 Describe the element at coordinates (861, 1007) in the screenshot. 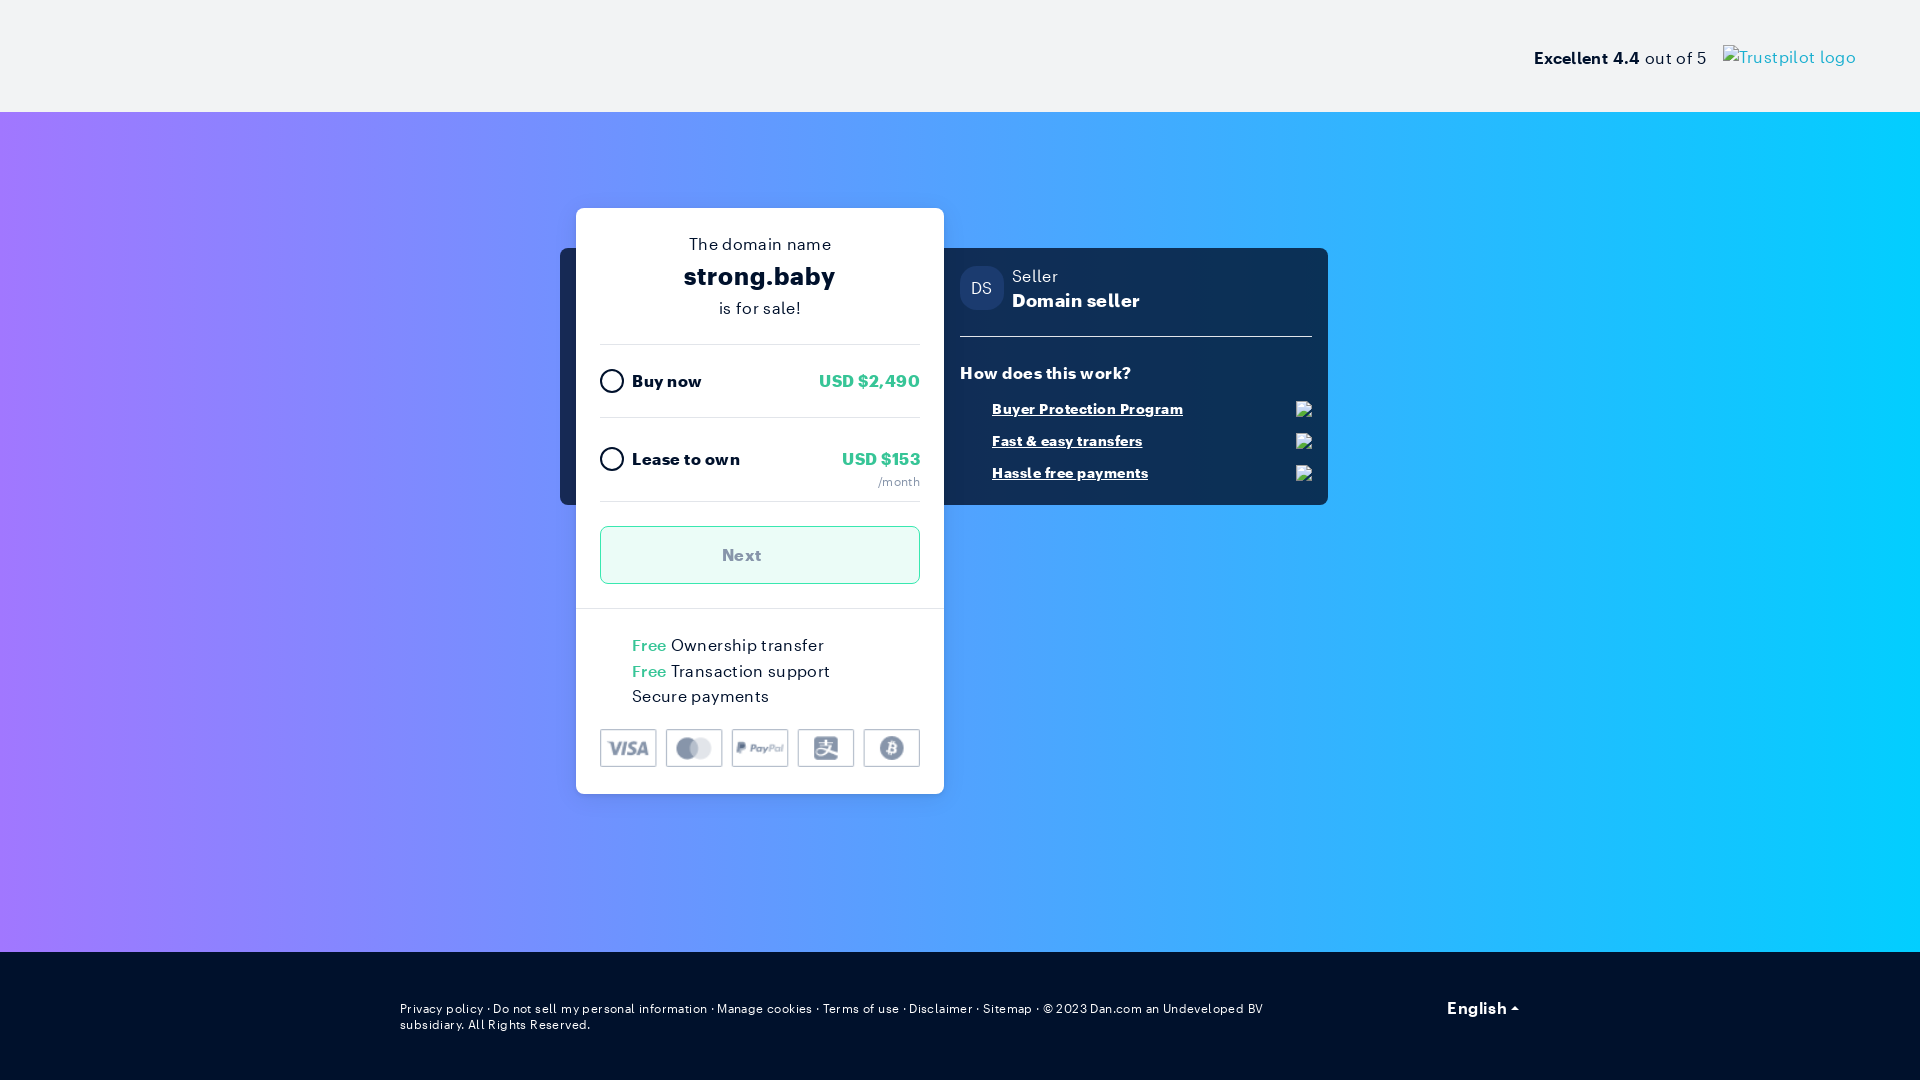

I see `'Terms of use'` at that location.